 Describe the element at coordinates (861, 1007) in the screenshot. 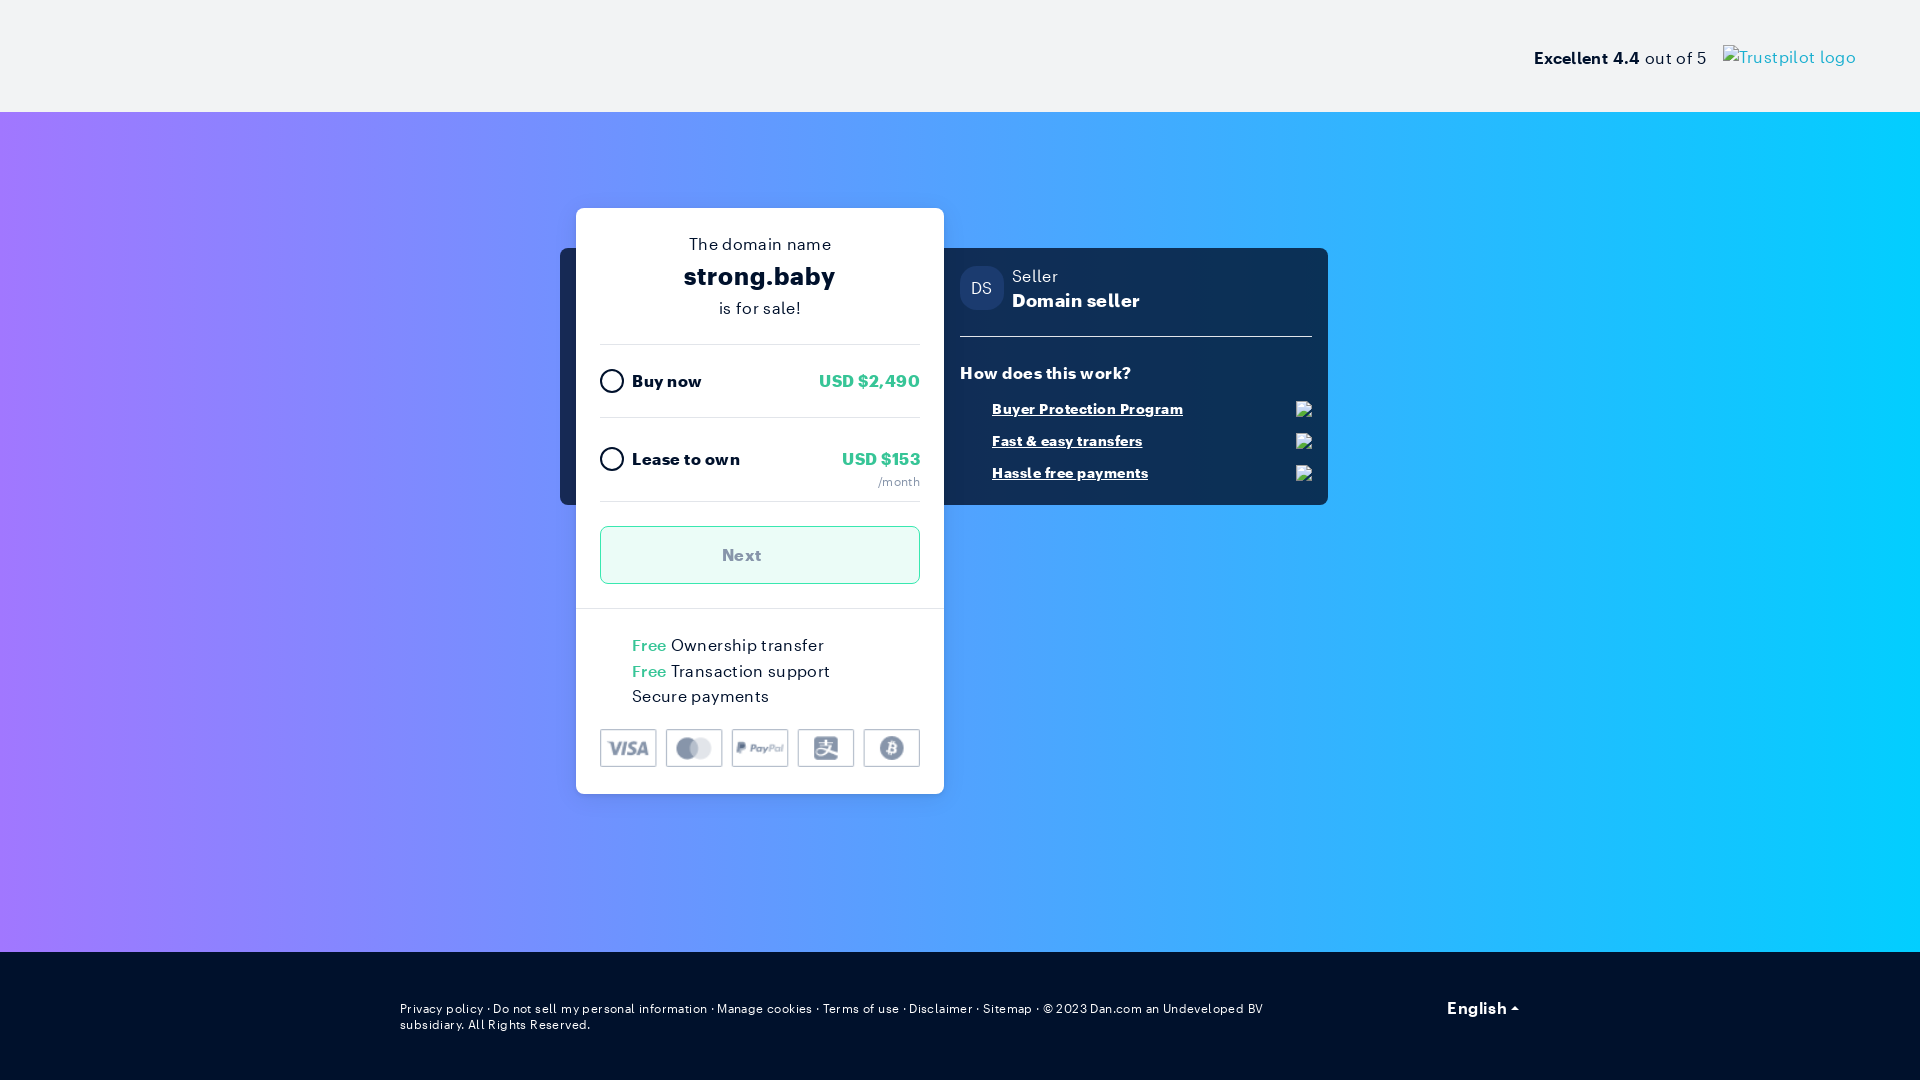

I see `'Terms of use'` at that location.